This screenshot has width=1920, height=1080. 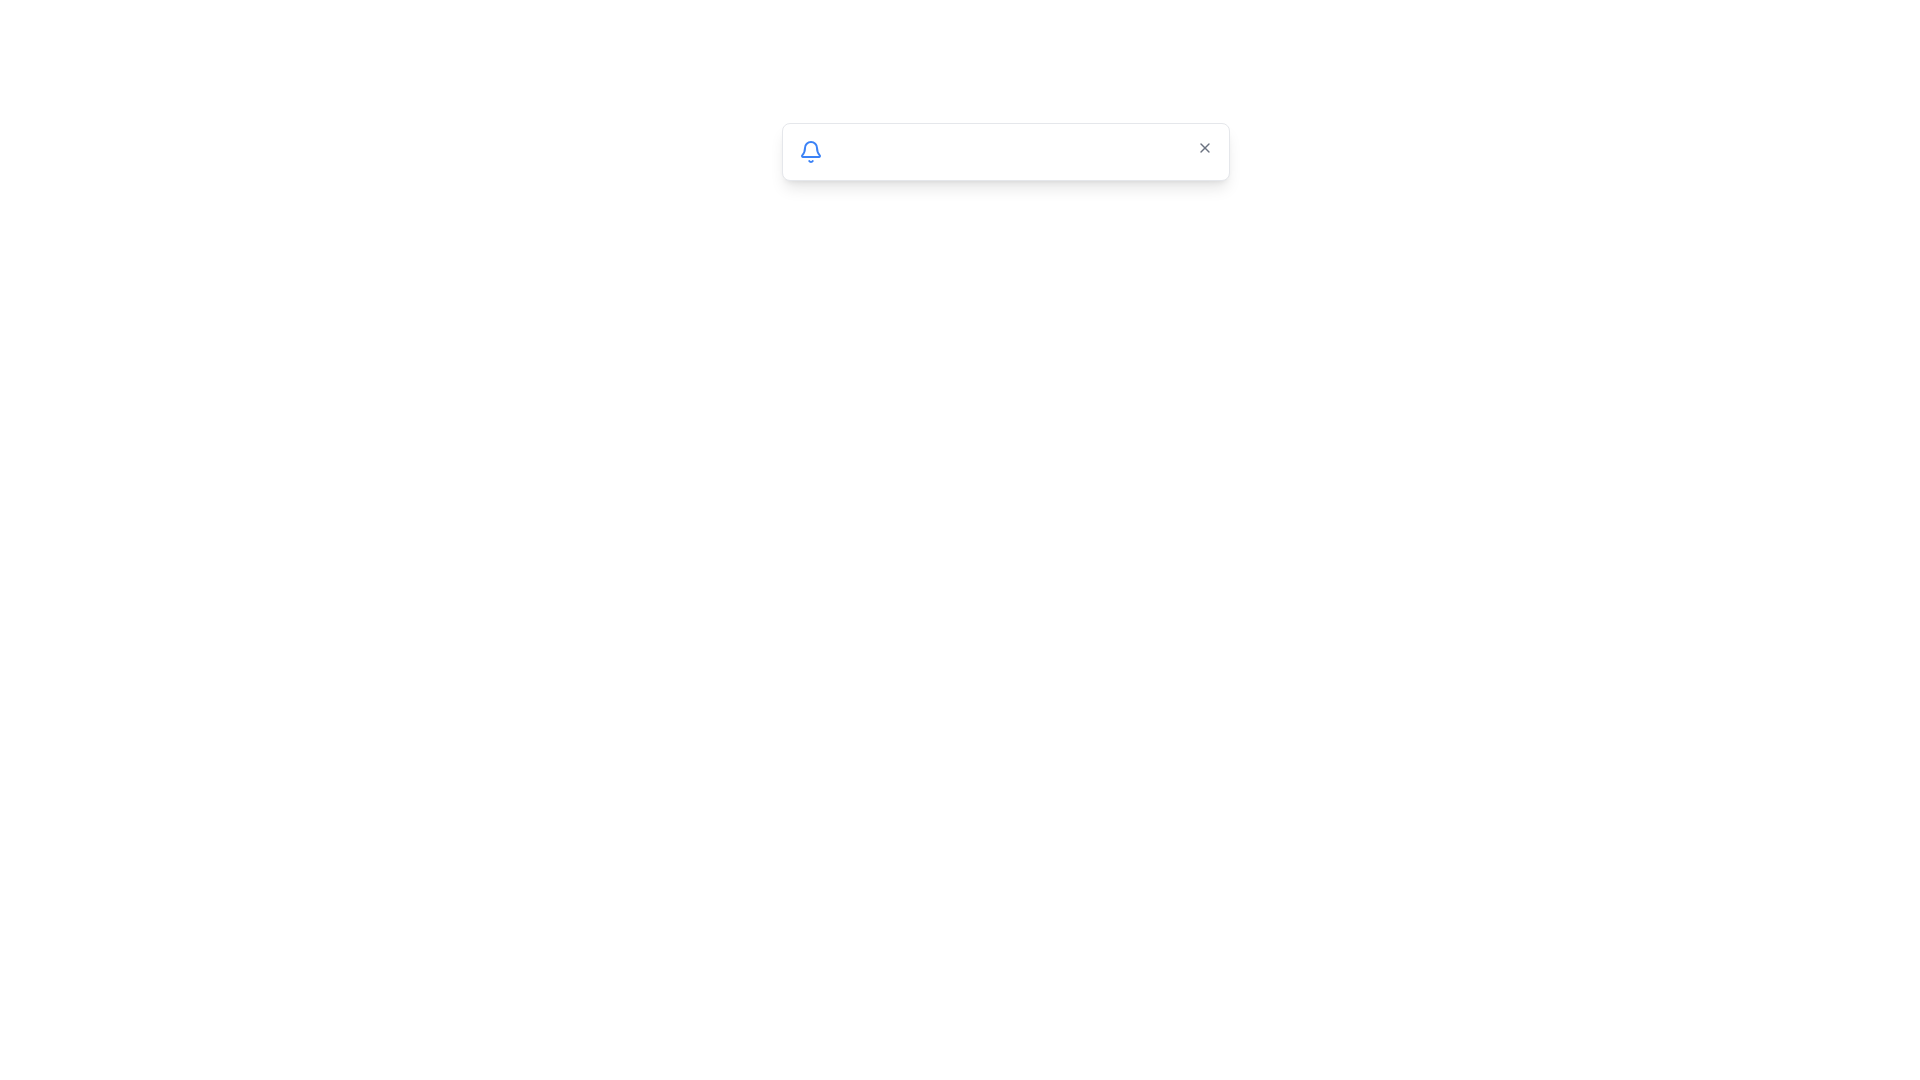 I want to click on the bell-shaped icon located on the left side of the white input box, so click(x=811, y=148).